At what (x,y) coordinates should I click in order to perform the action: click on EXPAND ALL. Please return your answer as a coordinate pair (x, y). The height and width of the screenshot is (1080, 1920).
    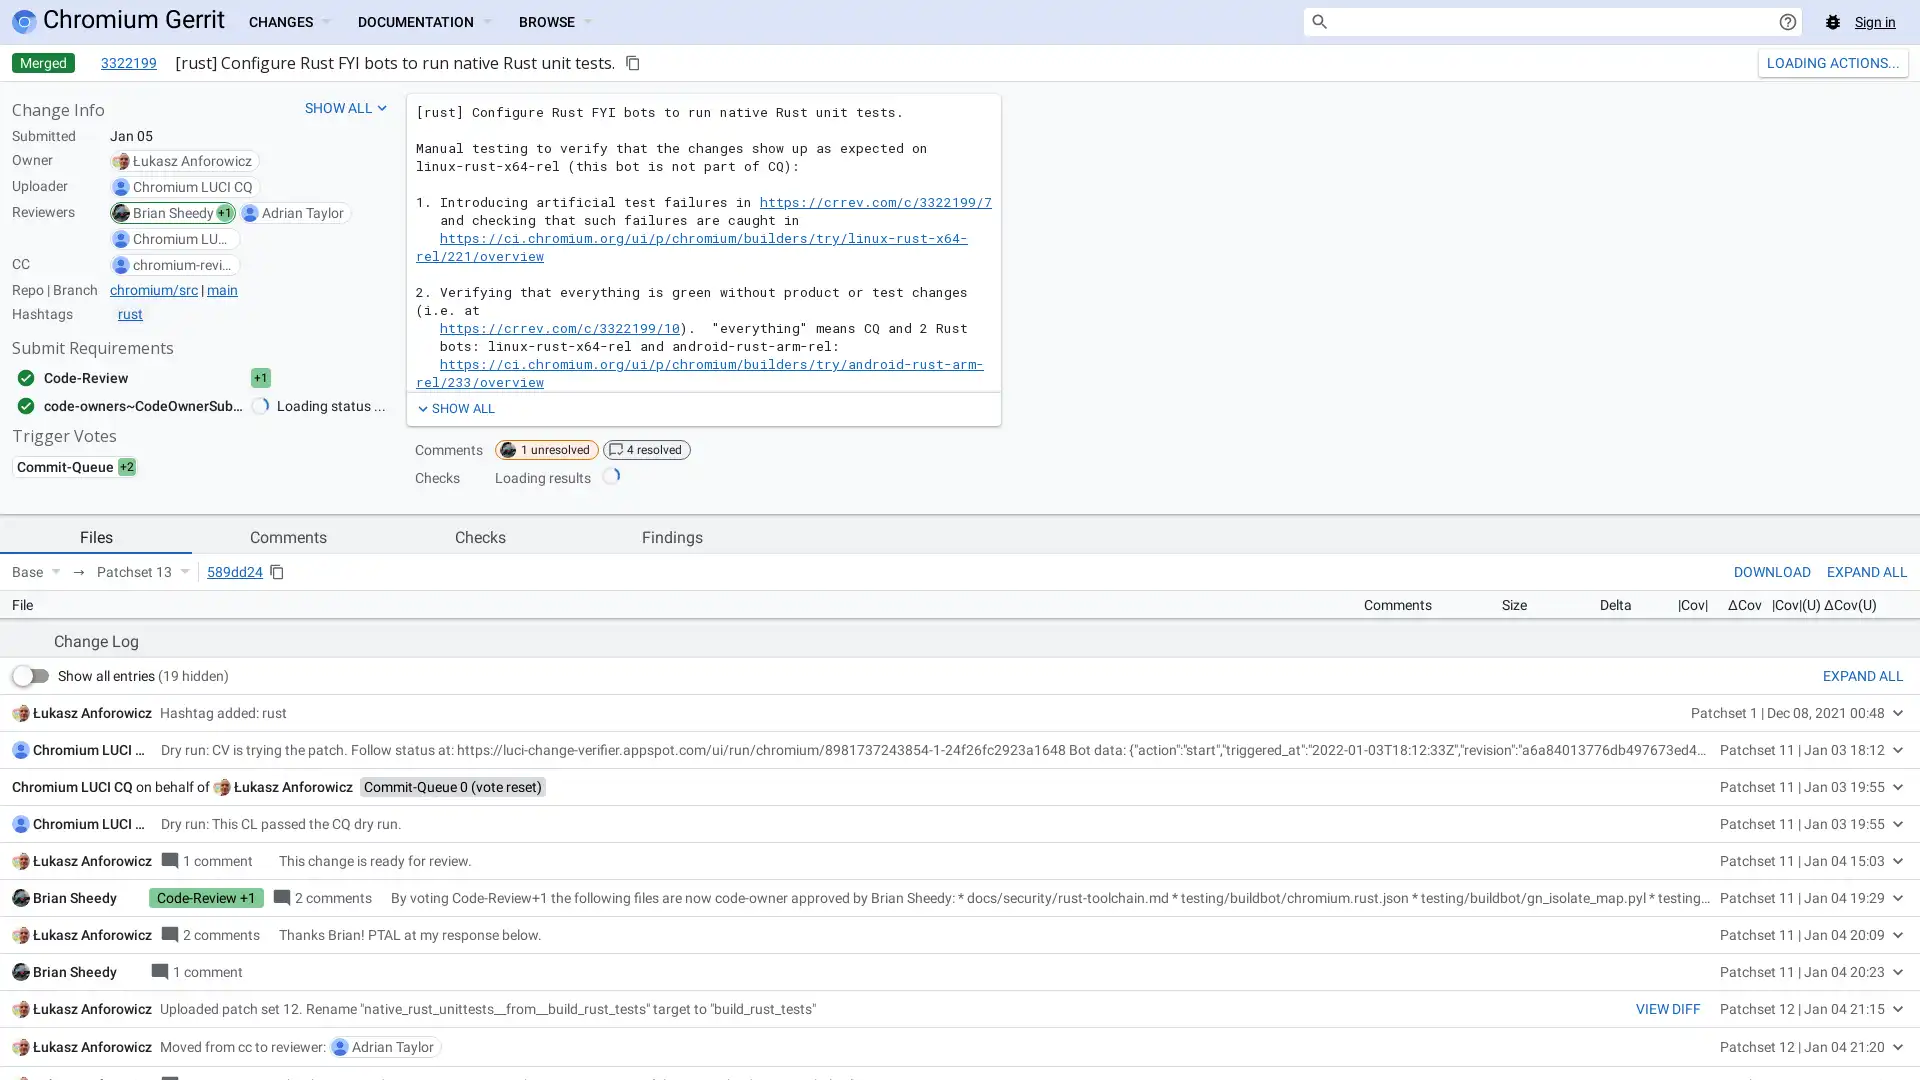
    Looking at the image, I should click on (1866, 571).